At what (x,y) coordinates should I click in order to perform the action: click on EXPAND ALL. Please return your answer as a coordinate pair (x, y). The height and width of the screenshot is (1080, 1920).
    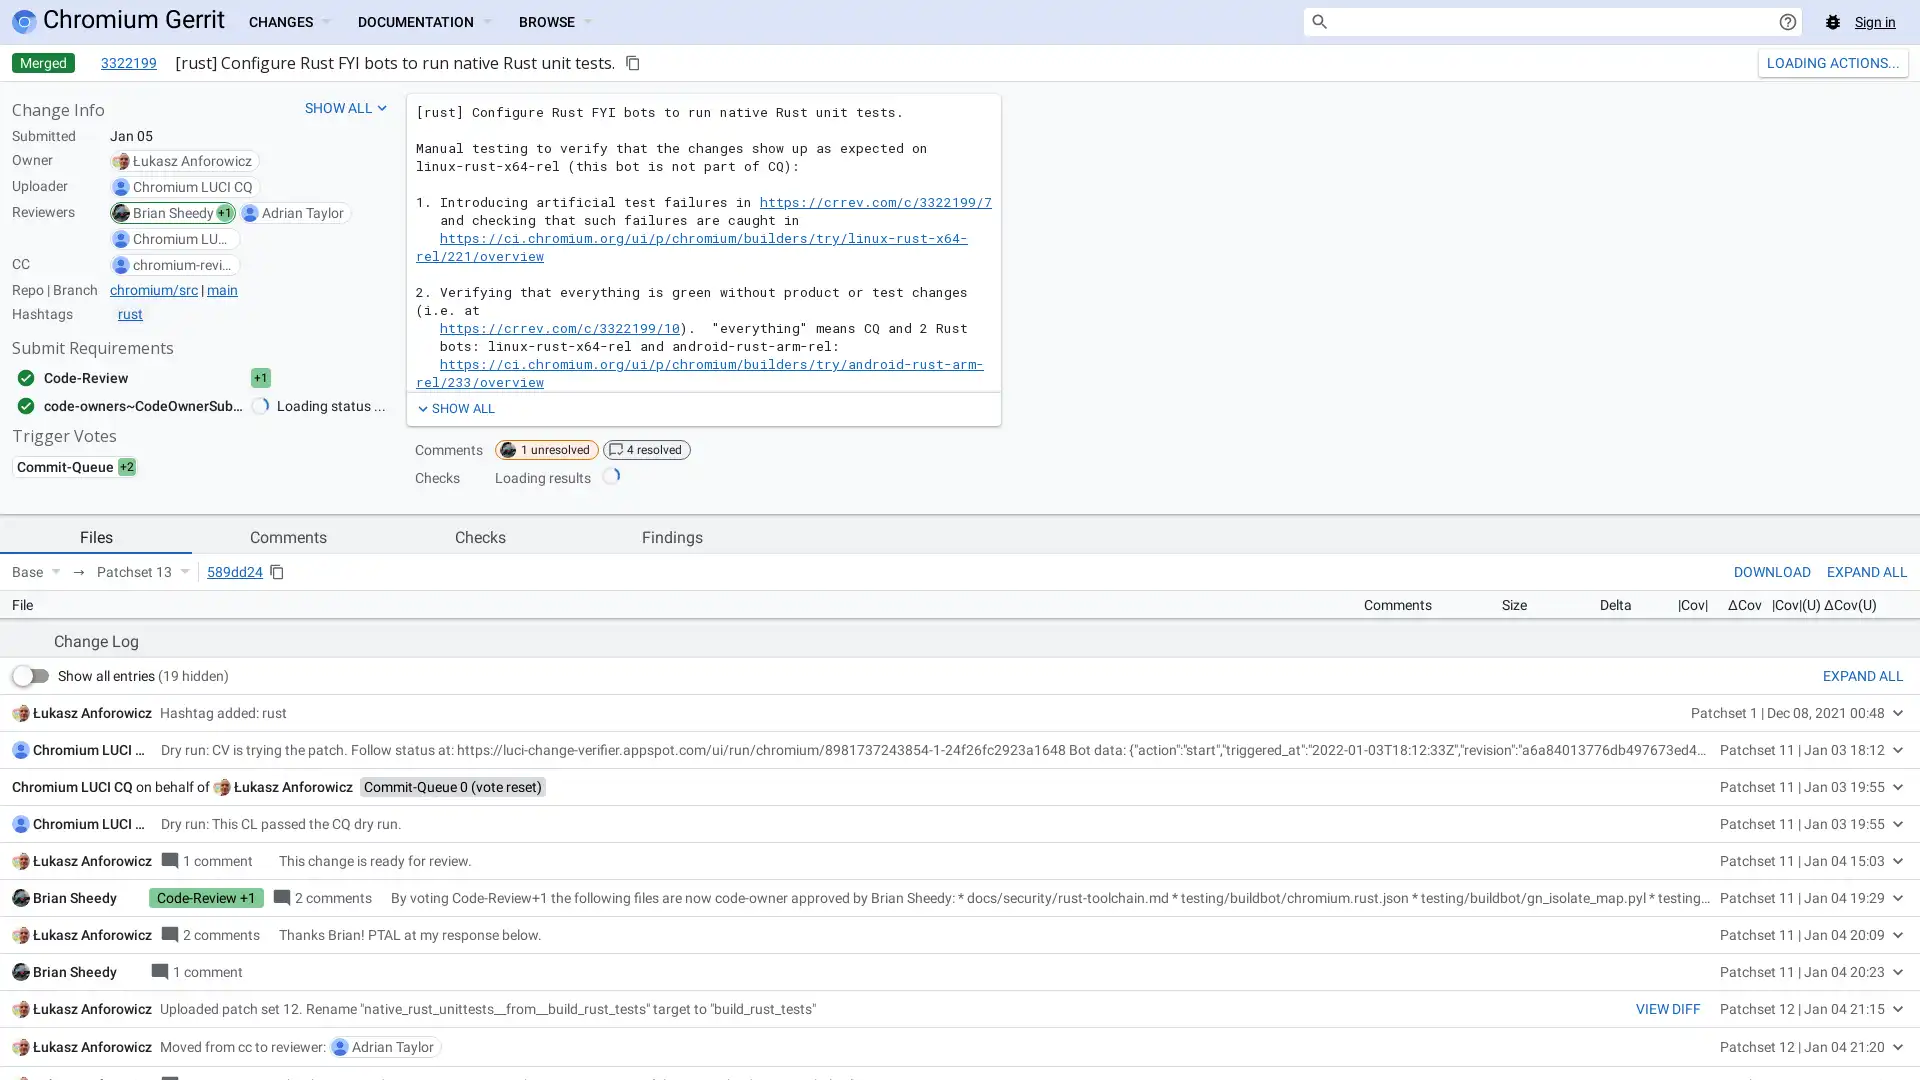
    Looking at the image, I should click on (1866, 571).